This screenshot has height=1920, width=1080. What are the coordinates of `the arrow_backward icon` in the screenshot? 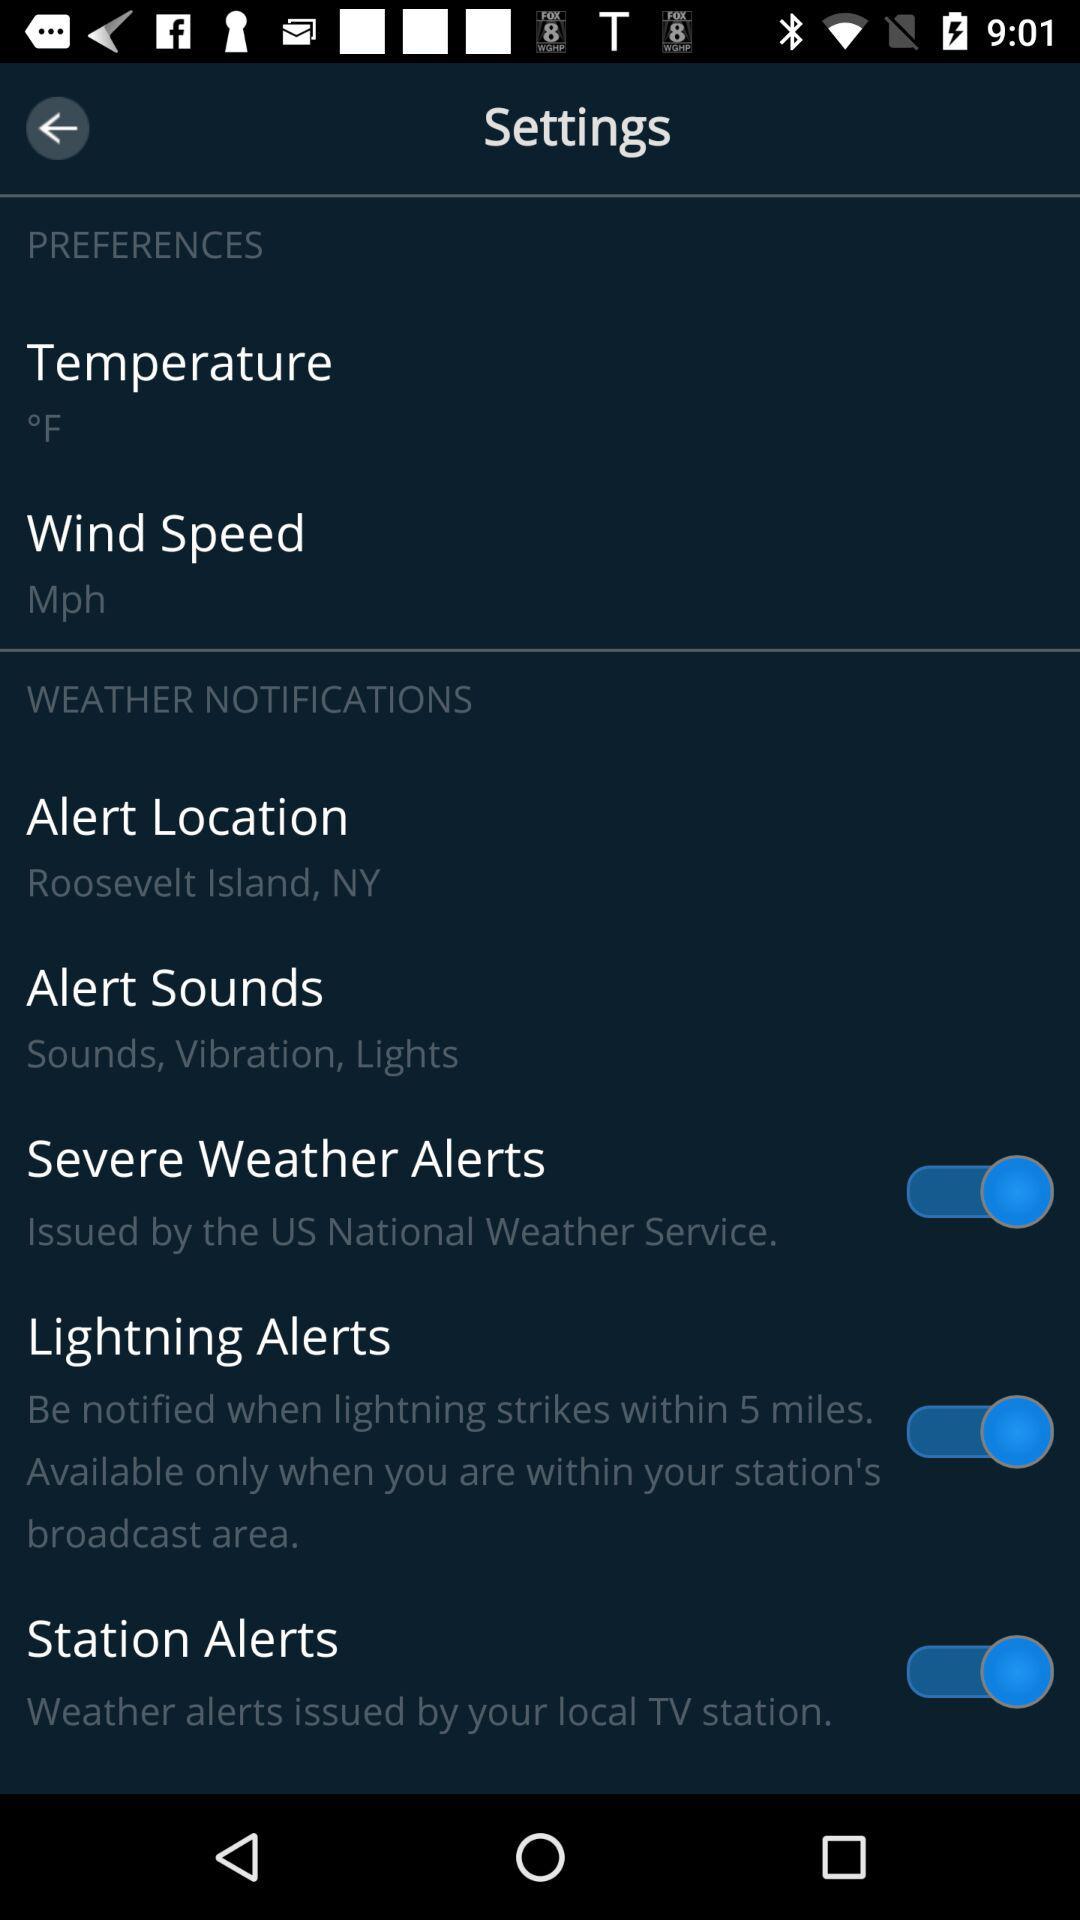 It's located at (56, 127).